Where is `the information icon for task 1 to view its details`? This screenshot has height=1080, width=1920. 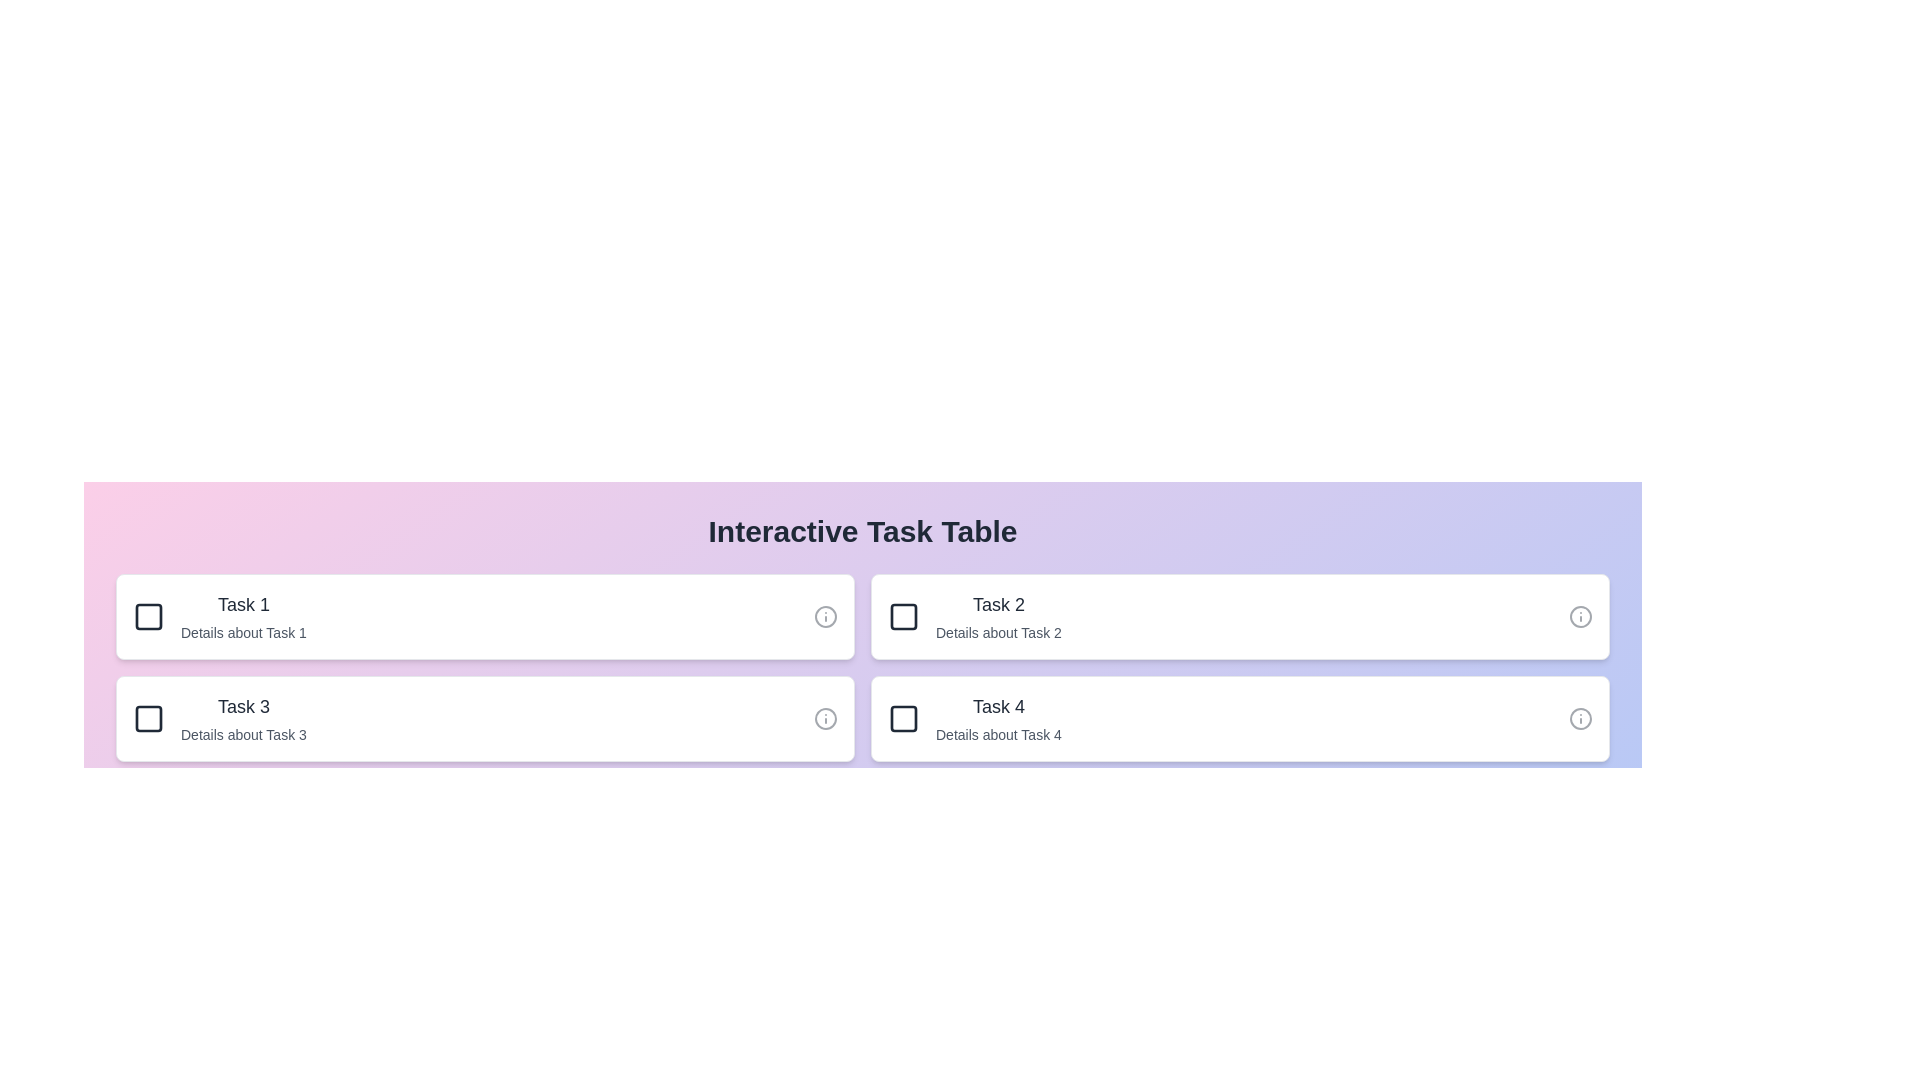
the information icon for task 1 to view its details is located at coordinates (825, 616).